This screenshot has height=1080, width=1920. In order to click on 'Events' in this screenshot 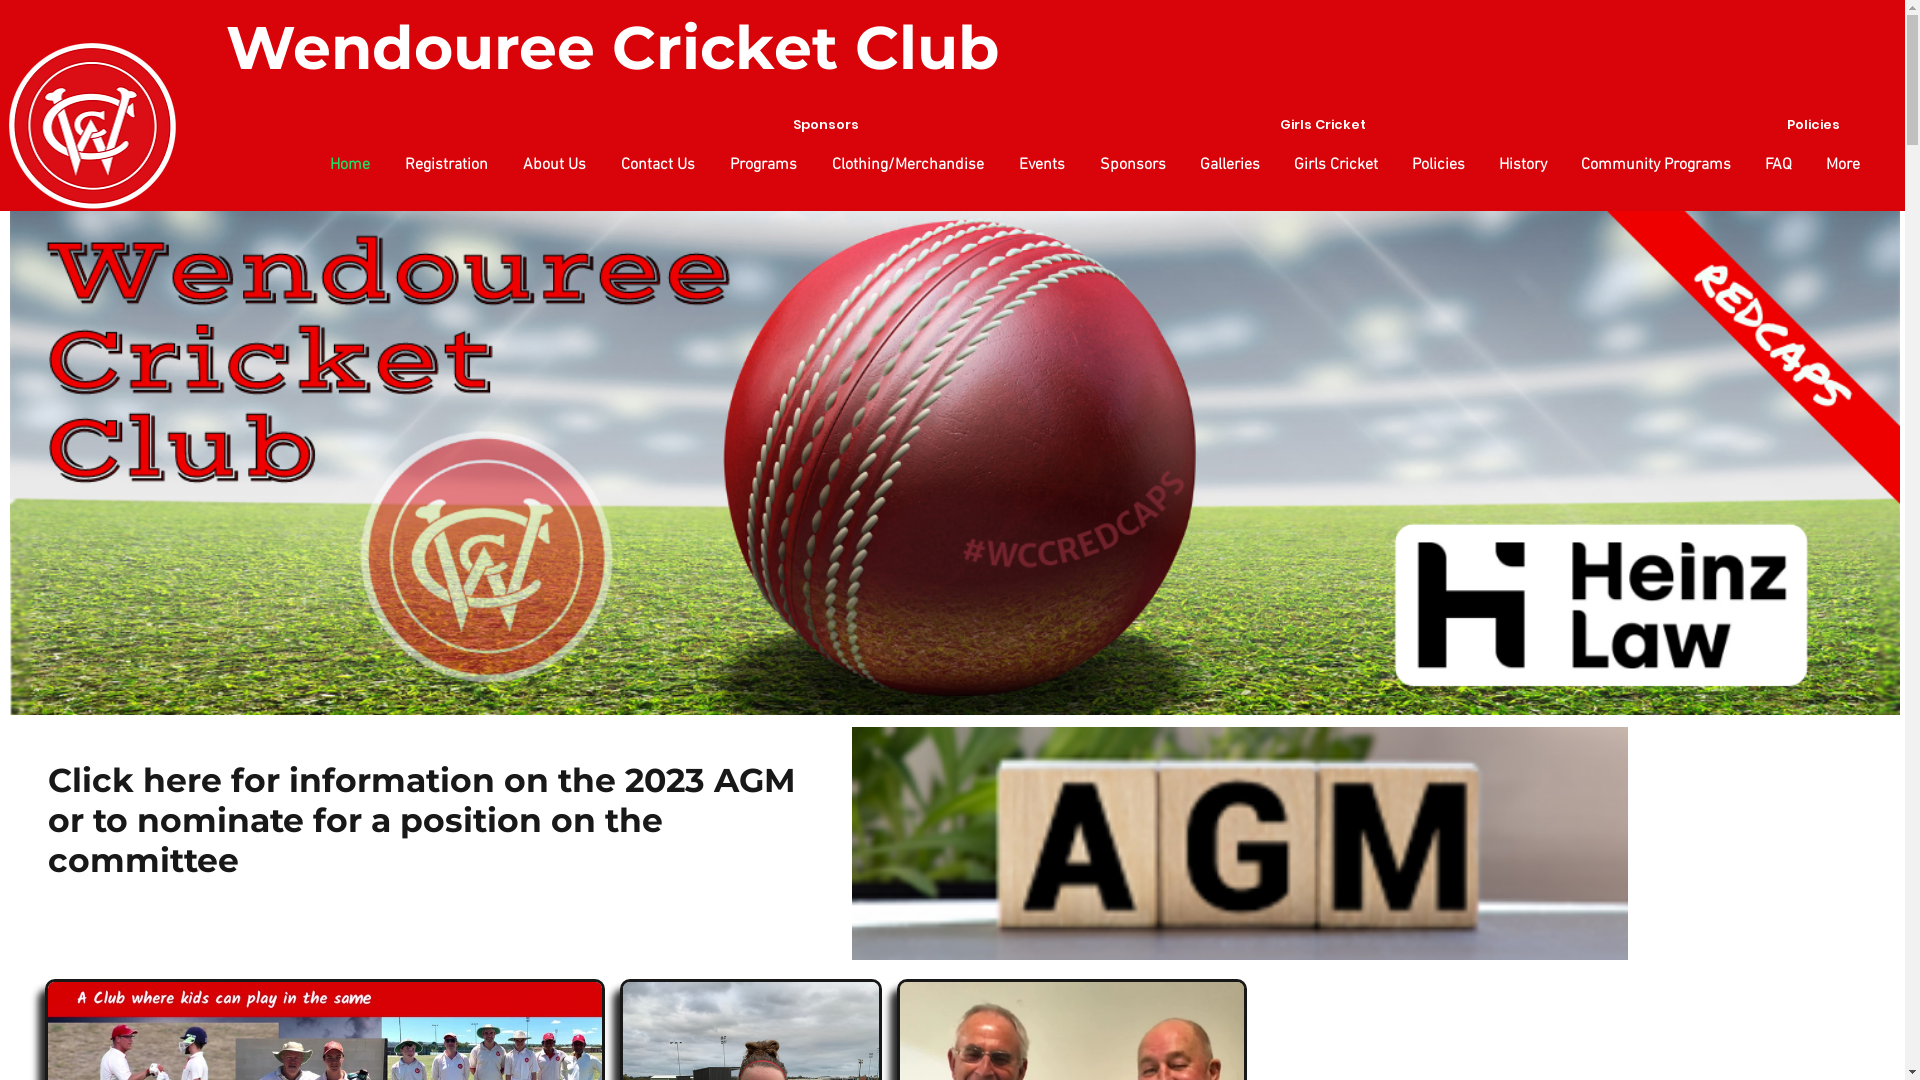, I will do `click(998, 164)`.